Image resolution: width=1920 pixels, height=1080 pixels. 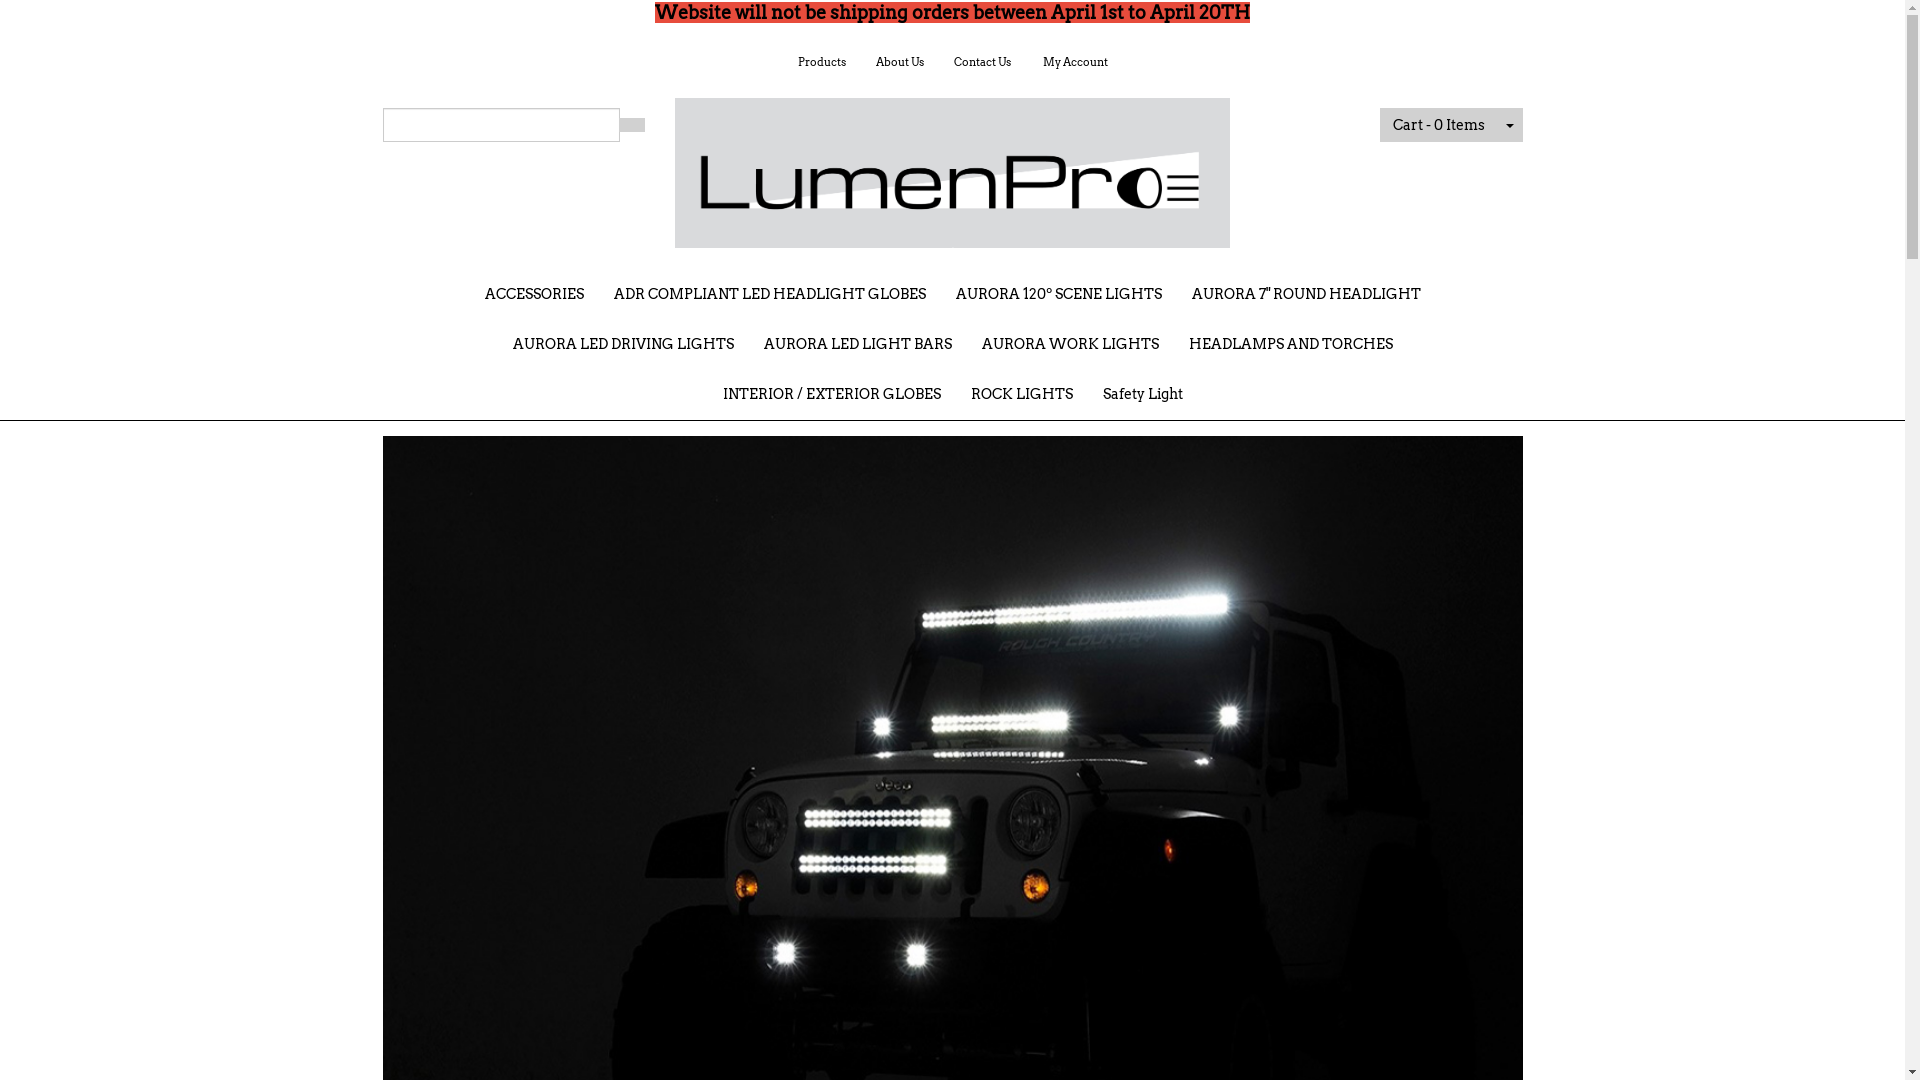 What do you see at coordinates (981, 60) in the screenshot?
I see `'Contact Us'` at bounding box center [981, 60].